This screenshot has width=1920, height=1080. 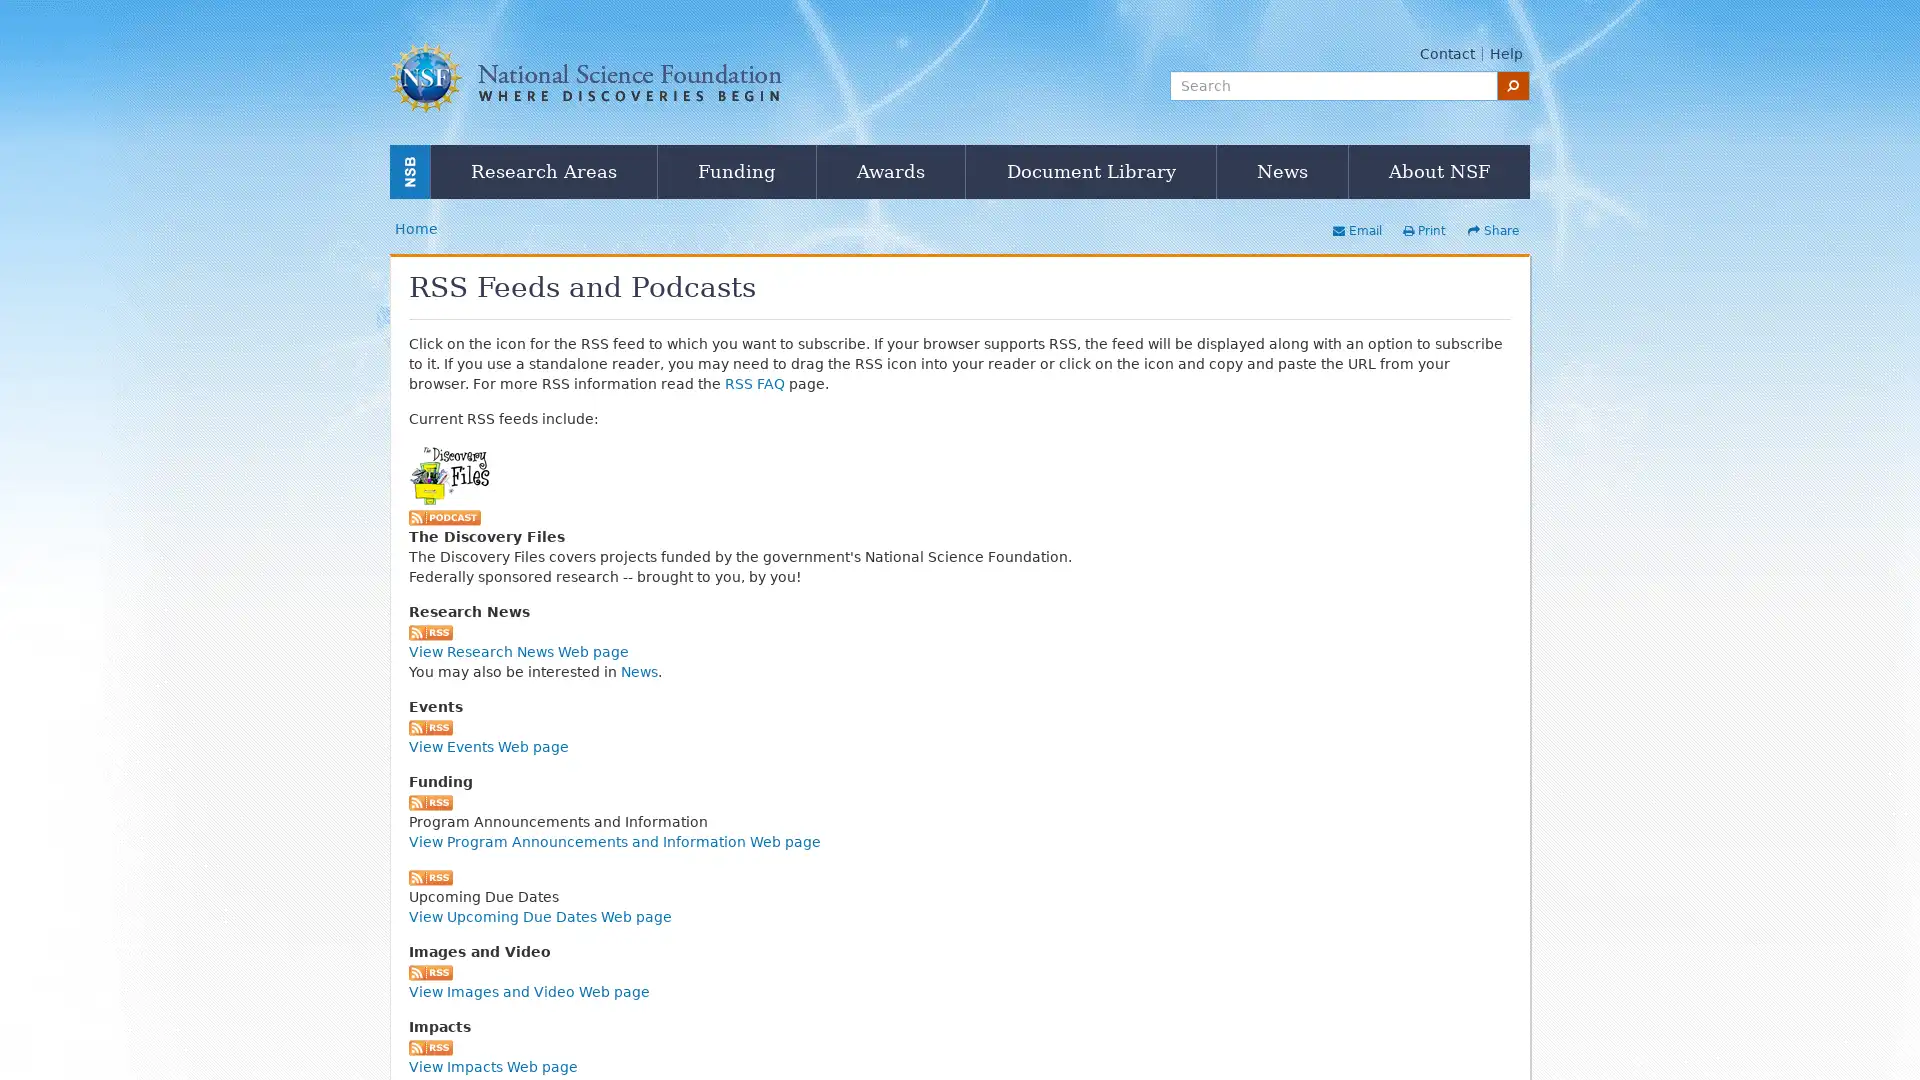 I want to click on search, so click(x=1513, y=84).